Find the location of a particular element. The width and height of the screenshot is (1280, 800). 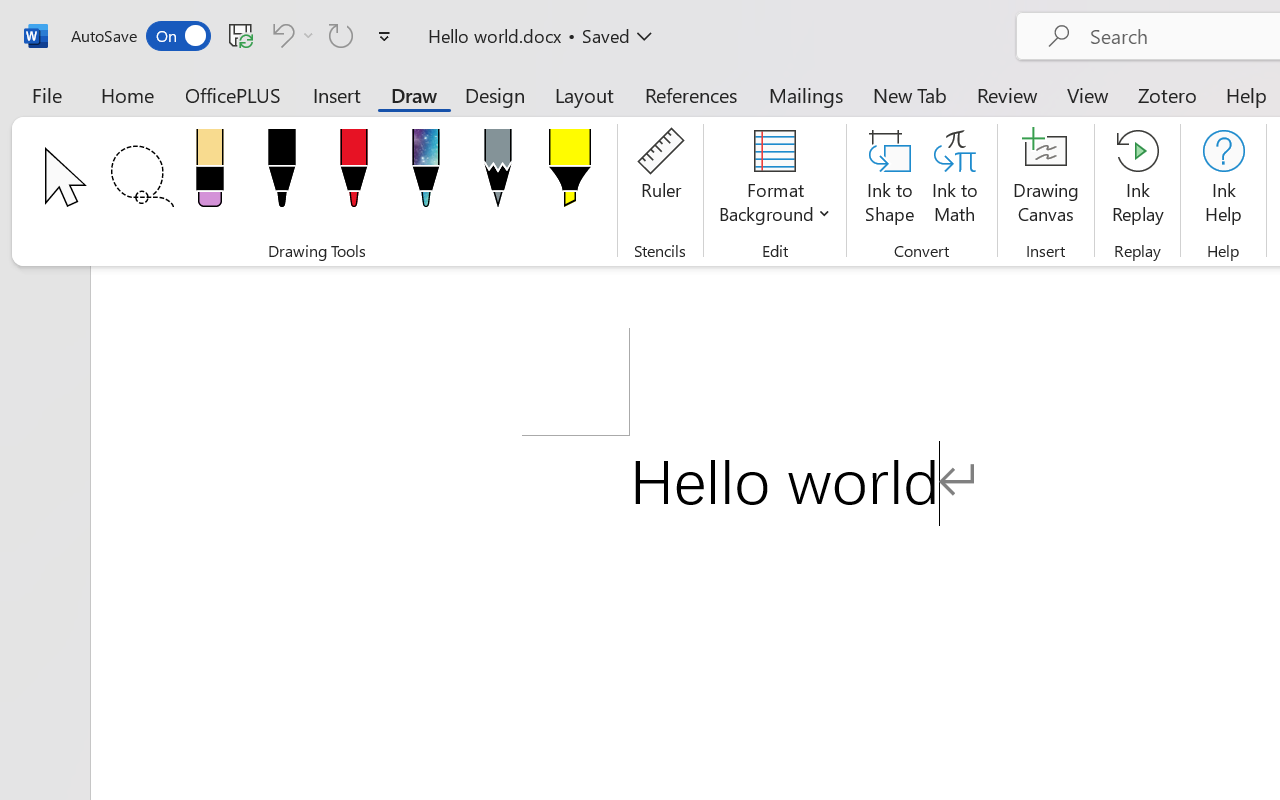

'Can' is located at coordinates (289, 34).